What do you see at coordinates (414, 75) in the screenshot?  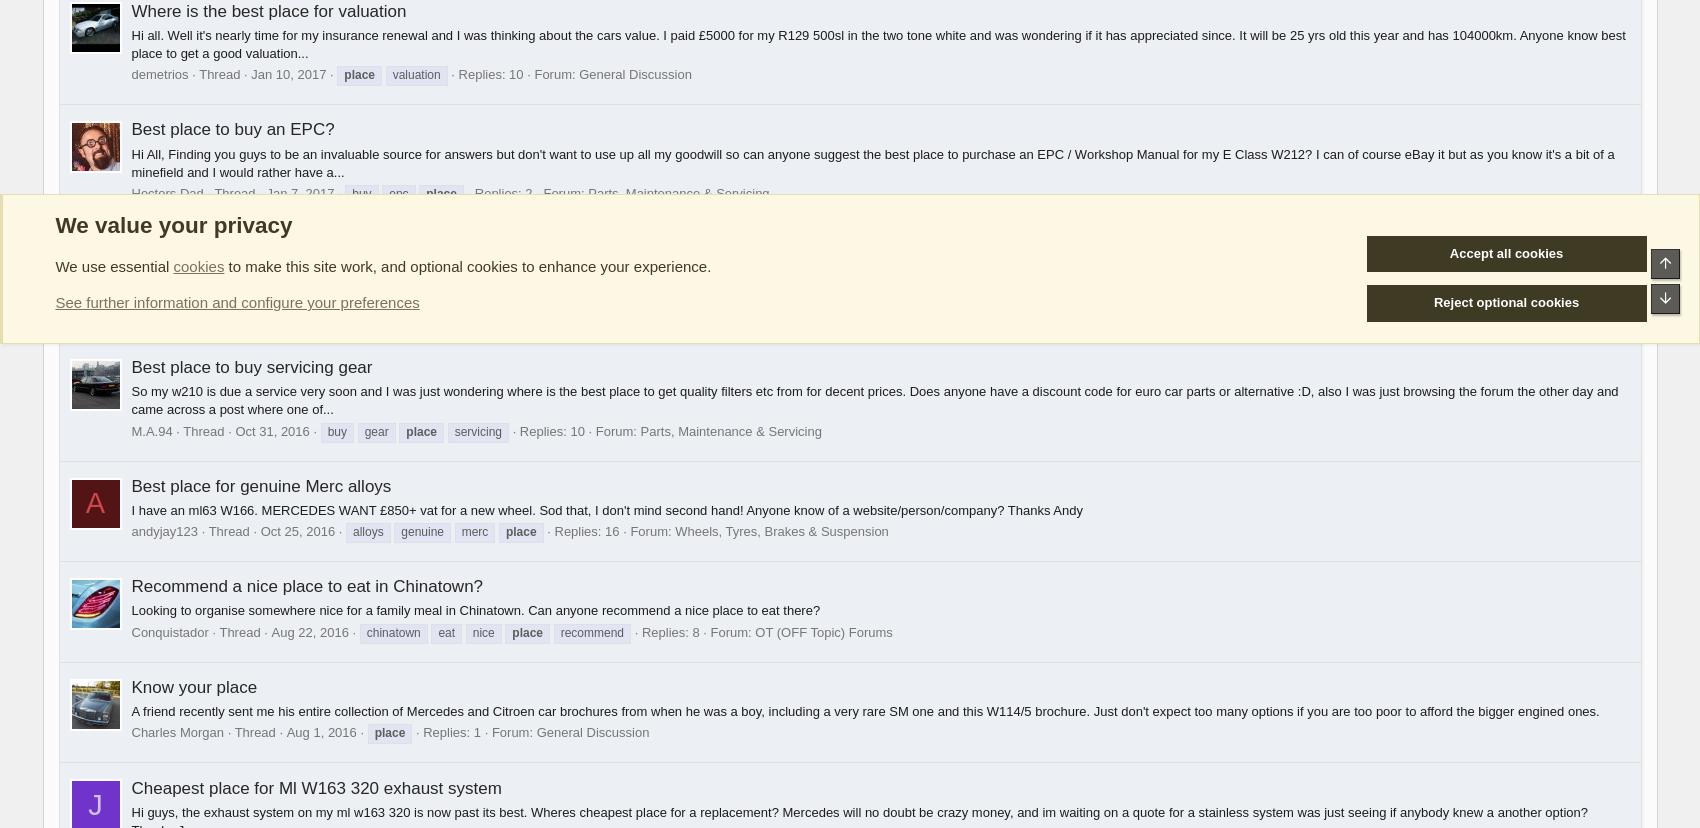 I see `'valuation'` at bounding box center [414, 75].